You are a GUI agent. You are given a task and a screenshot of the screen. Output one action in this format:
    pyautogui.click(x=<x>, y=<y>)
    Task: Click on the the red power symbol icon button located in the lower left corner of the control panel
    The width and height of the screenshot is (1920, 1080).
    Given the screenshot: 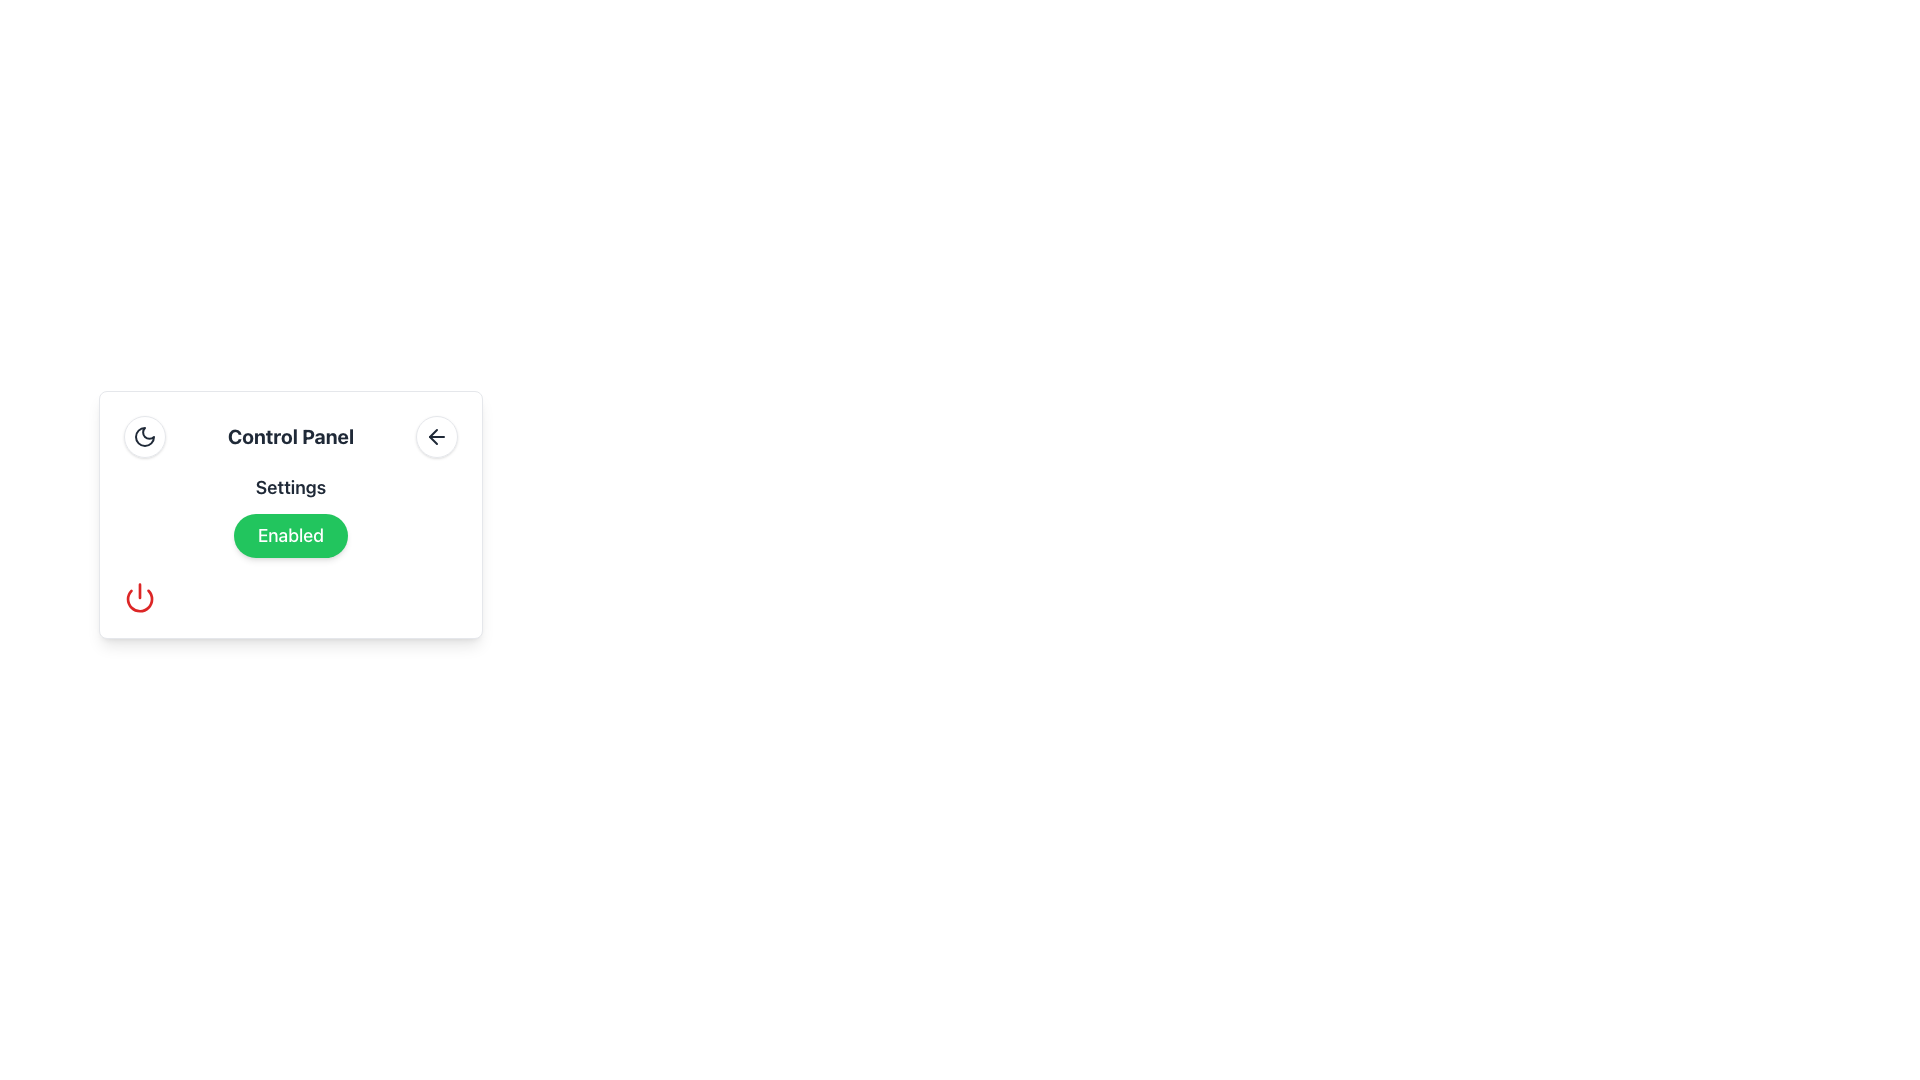 What is the action you would take?
    pyautogui.click(x=138, y=596)
    